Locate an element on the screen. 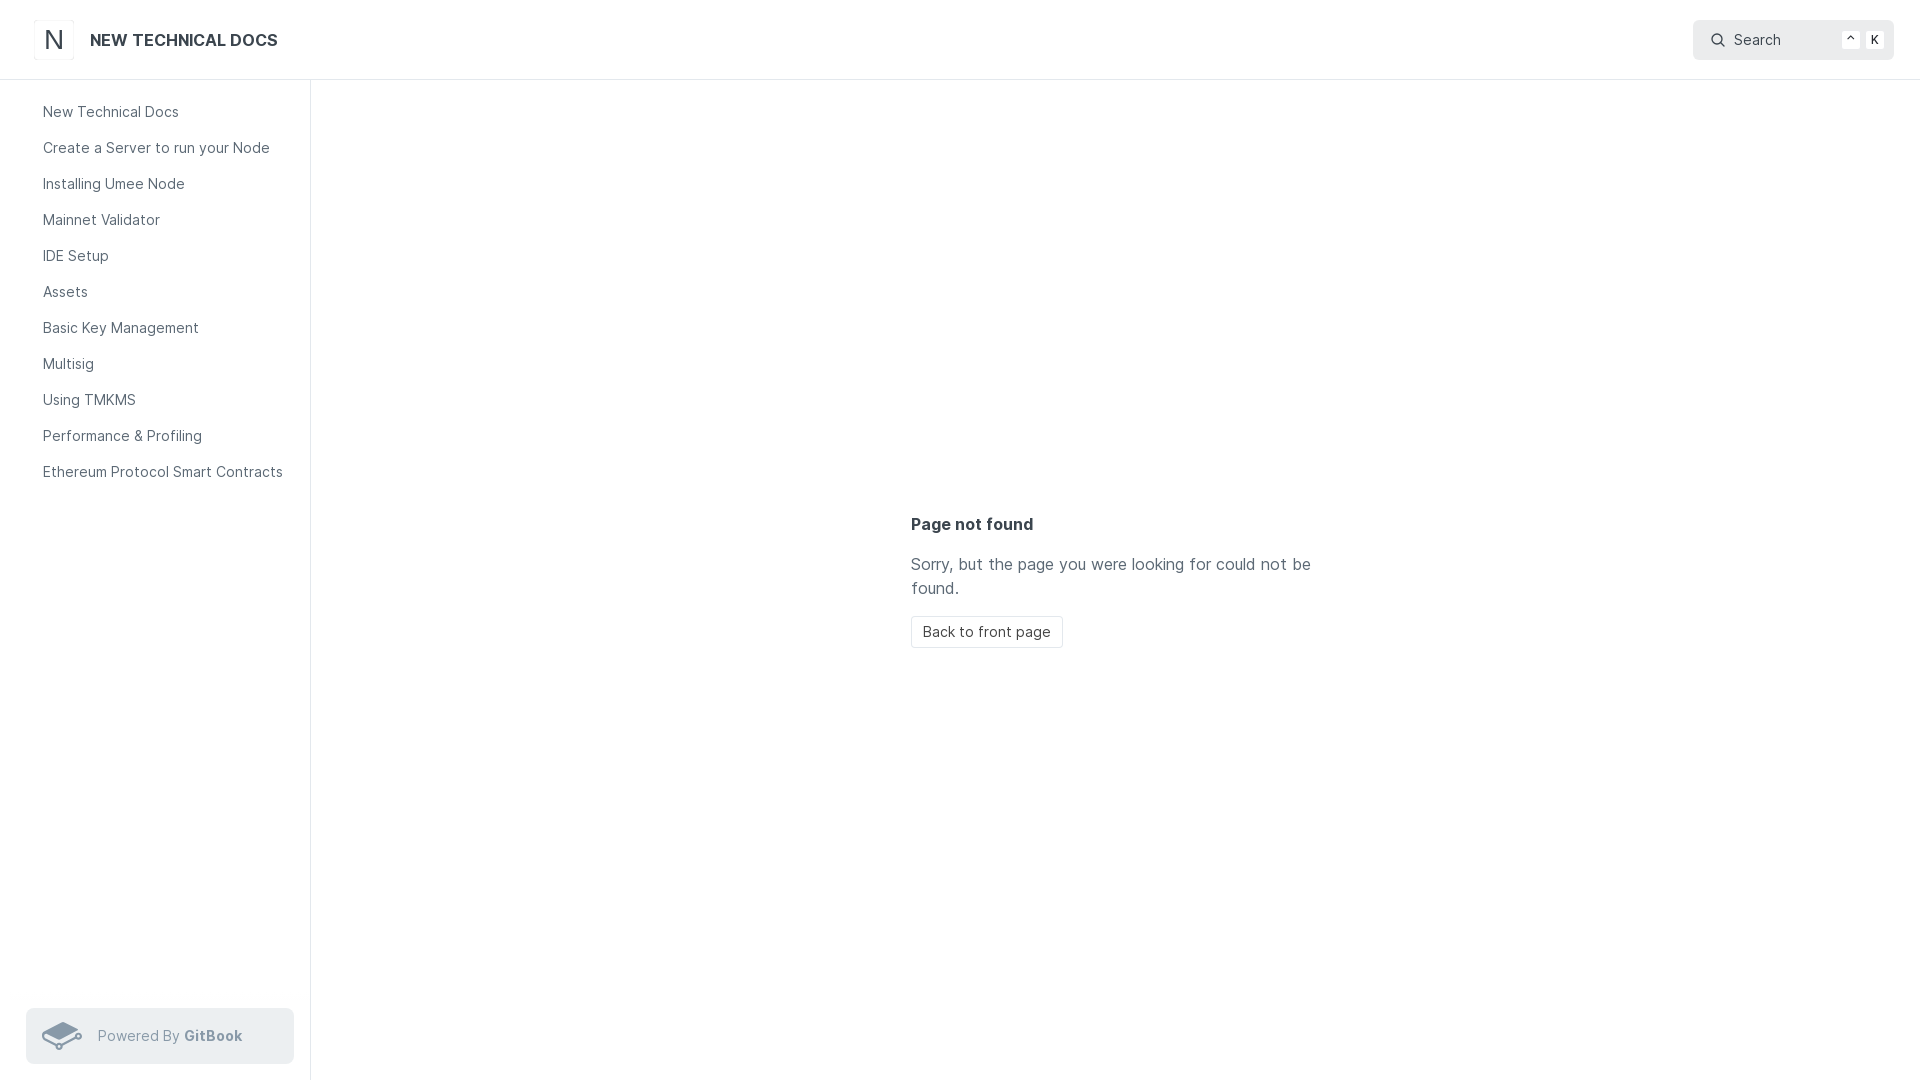  'Basic Key Management' is located at coordinates (33, 326).